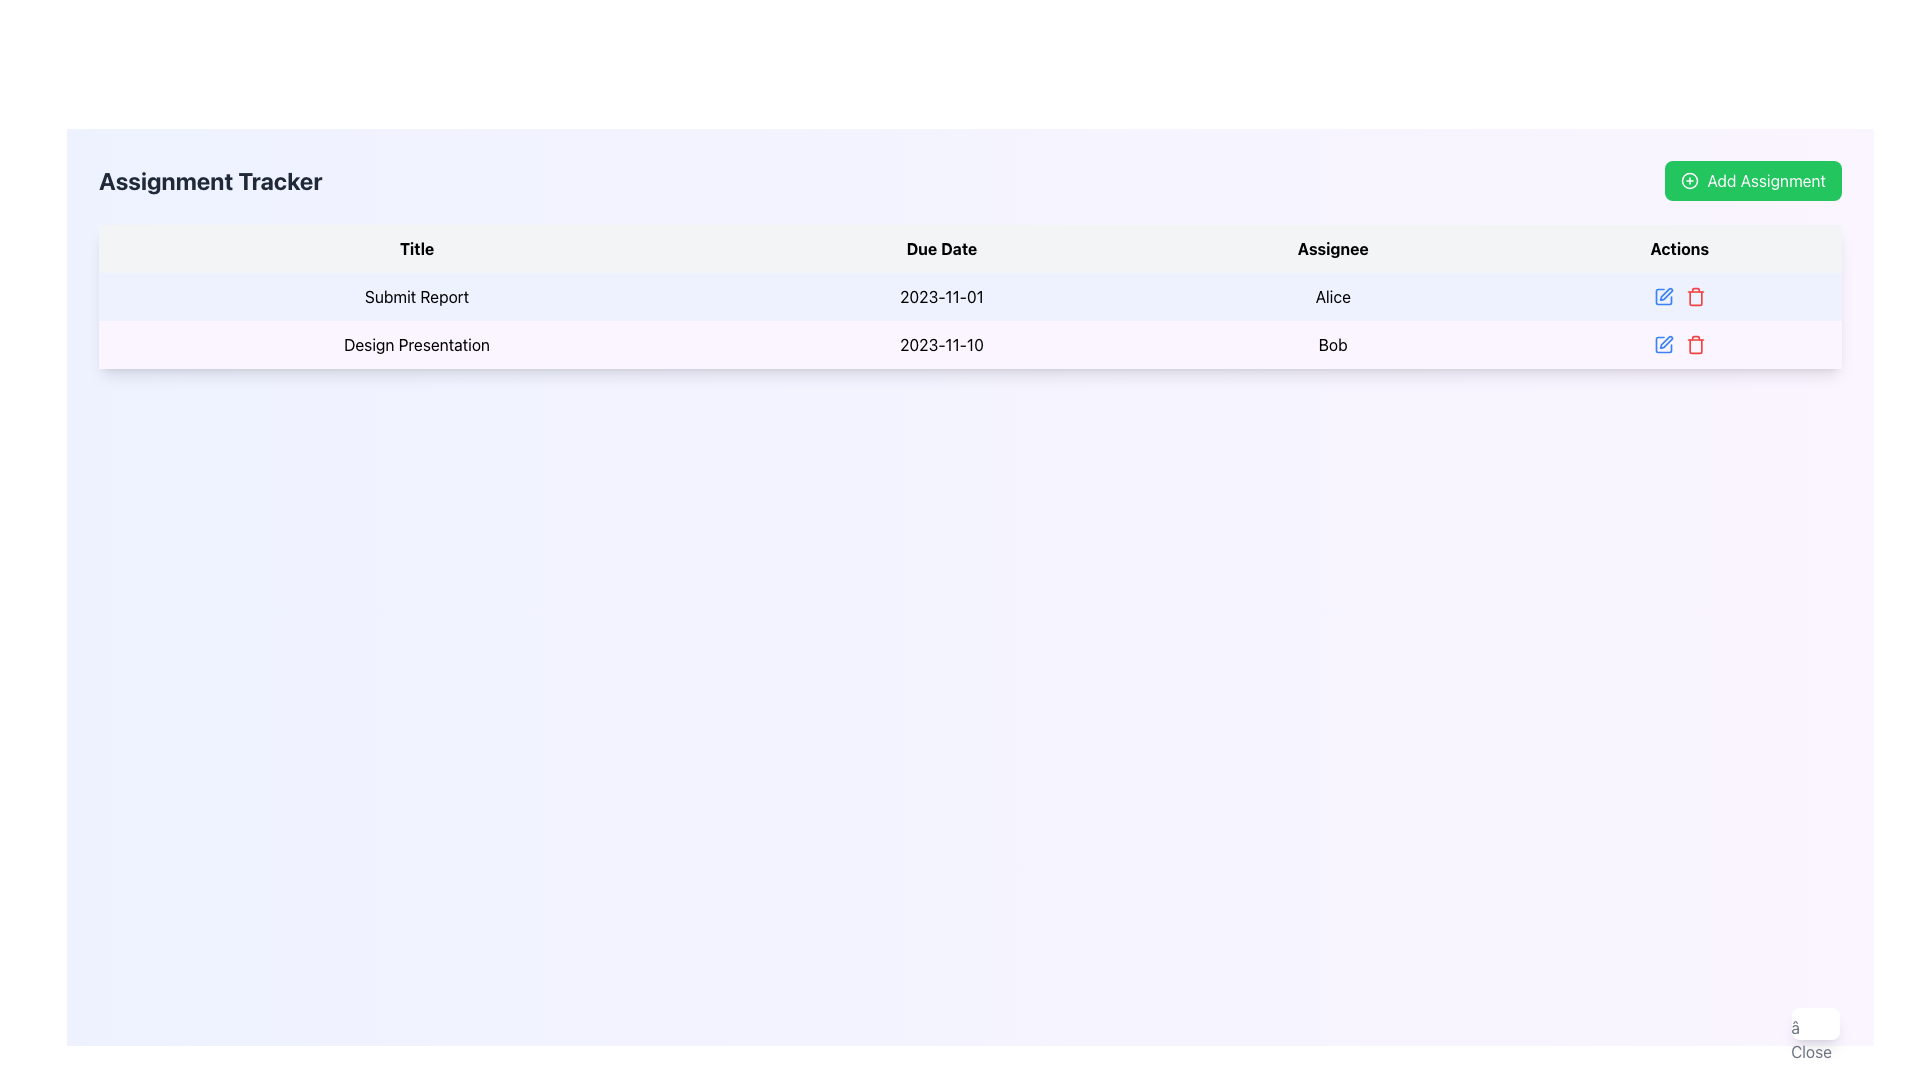 The height and width of the screenshot is (1080, 1920). What do you see at coordinates (940, 343) in the screenshot?
I see `the table cell displaying the due date for the associated task, located in the 'Due Date' column of the second row` at bounding box center [940, 343].